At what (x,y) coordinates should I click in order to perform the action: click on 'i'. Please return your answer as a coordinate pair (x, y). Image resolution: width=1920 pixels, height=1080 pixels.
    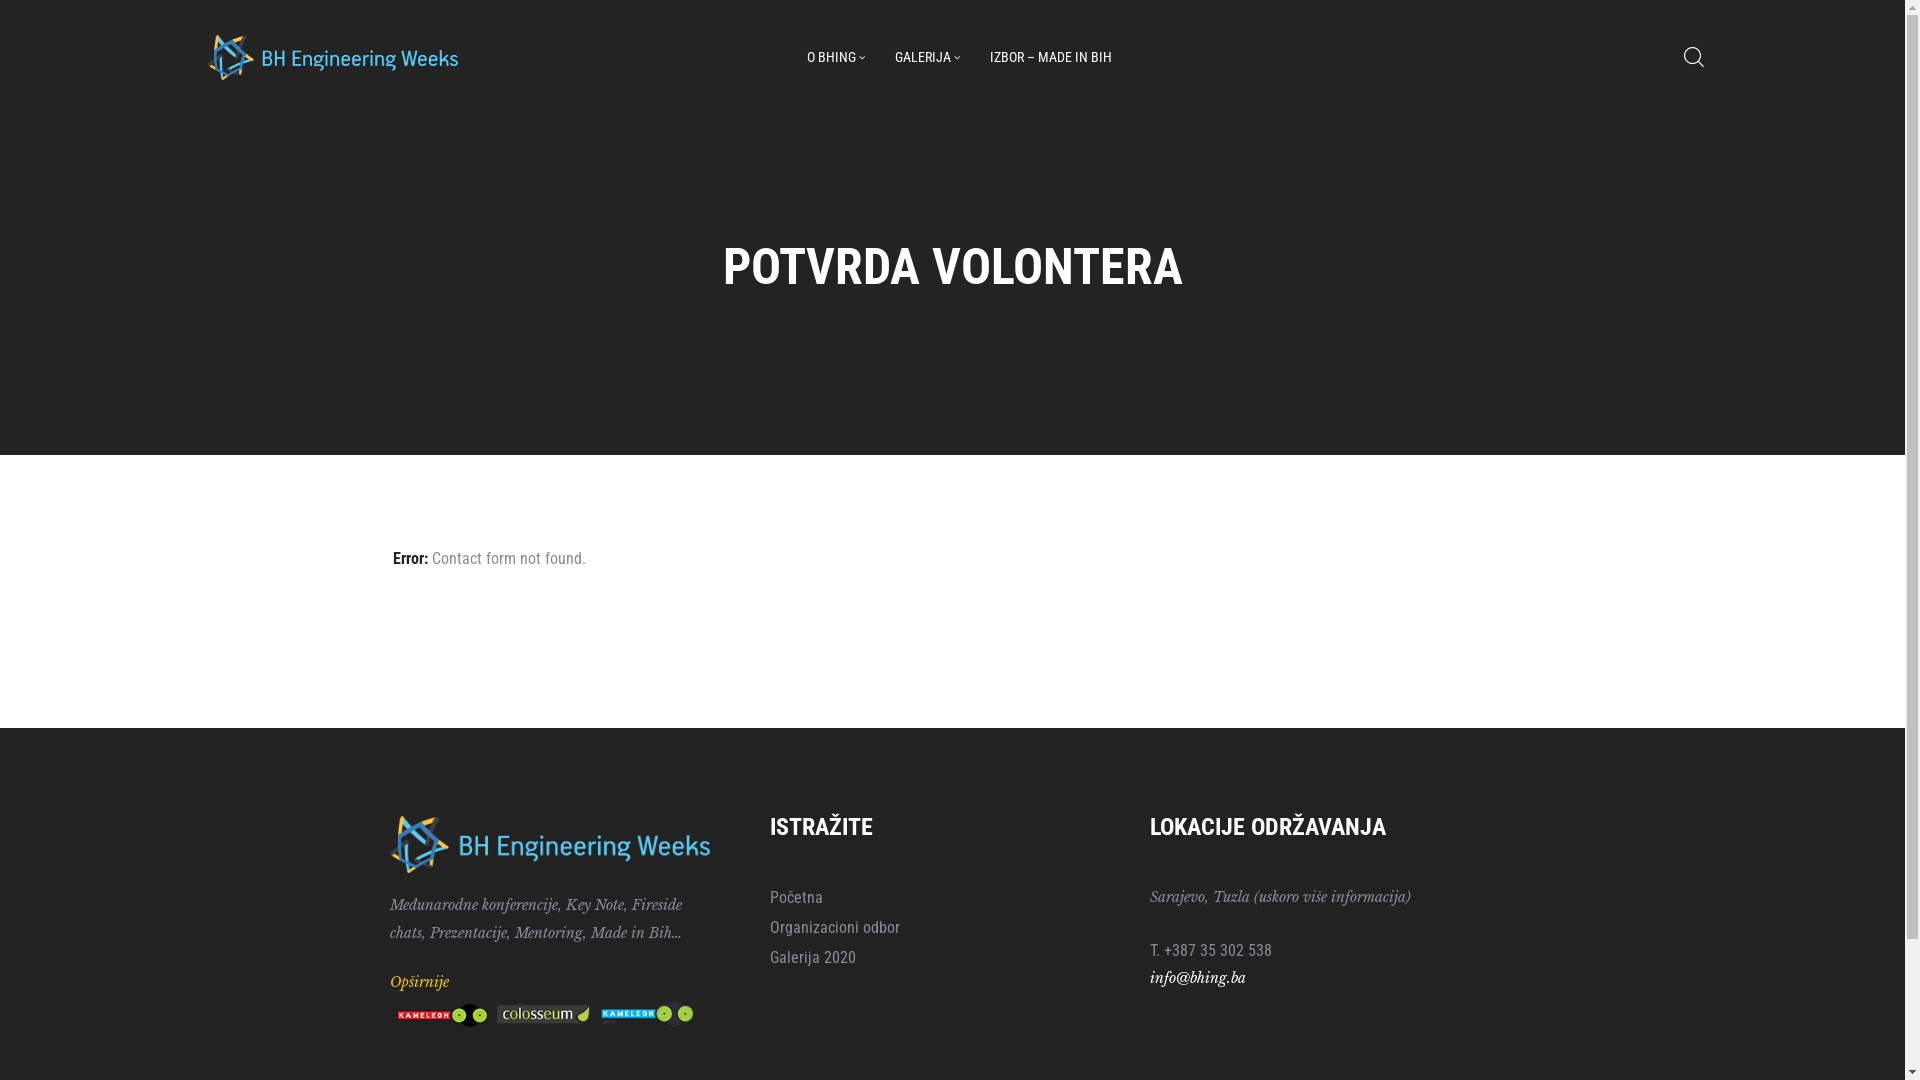
    Looking at the image, I should click on (1152, 977).